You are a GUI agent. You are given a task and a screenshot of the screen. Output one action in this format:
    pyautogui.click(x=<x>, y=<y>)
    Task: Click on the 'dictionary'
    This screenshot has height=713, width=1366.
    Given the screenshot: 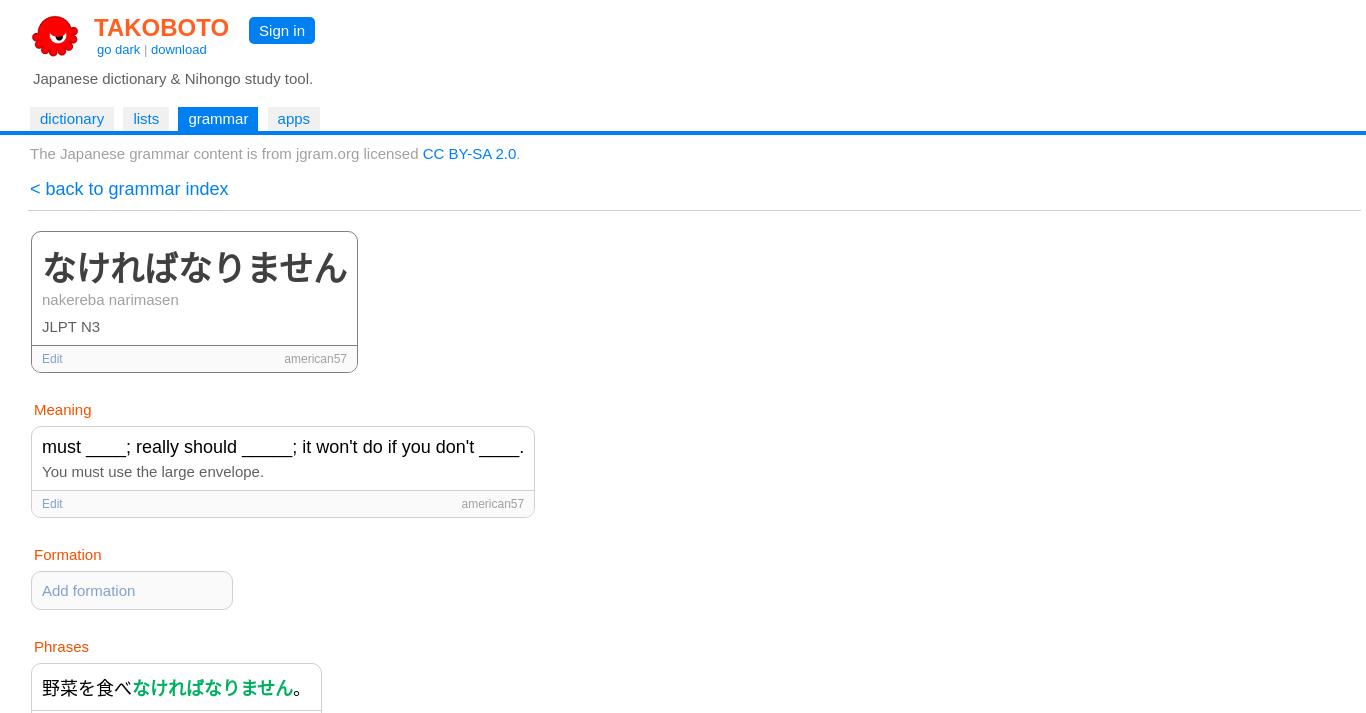 What is the action you would take?
    pyautogui.click(x=40, y=117)
    